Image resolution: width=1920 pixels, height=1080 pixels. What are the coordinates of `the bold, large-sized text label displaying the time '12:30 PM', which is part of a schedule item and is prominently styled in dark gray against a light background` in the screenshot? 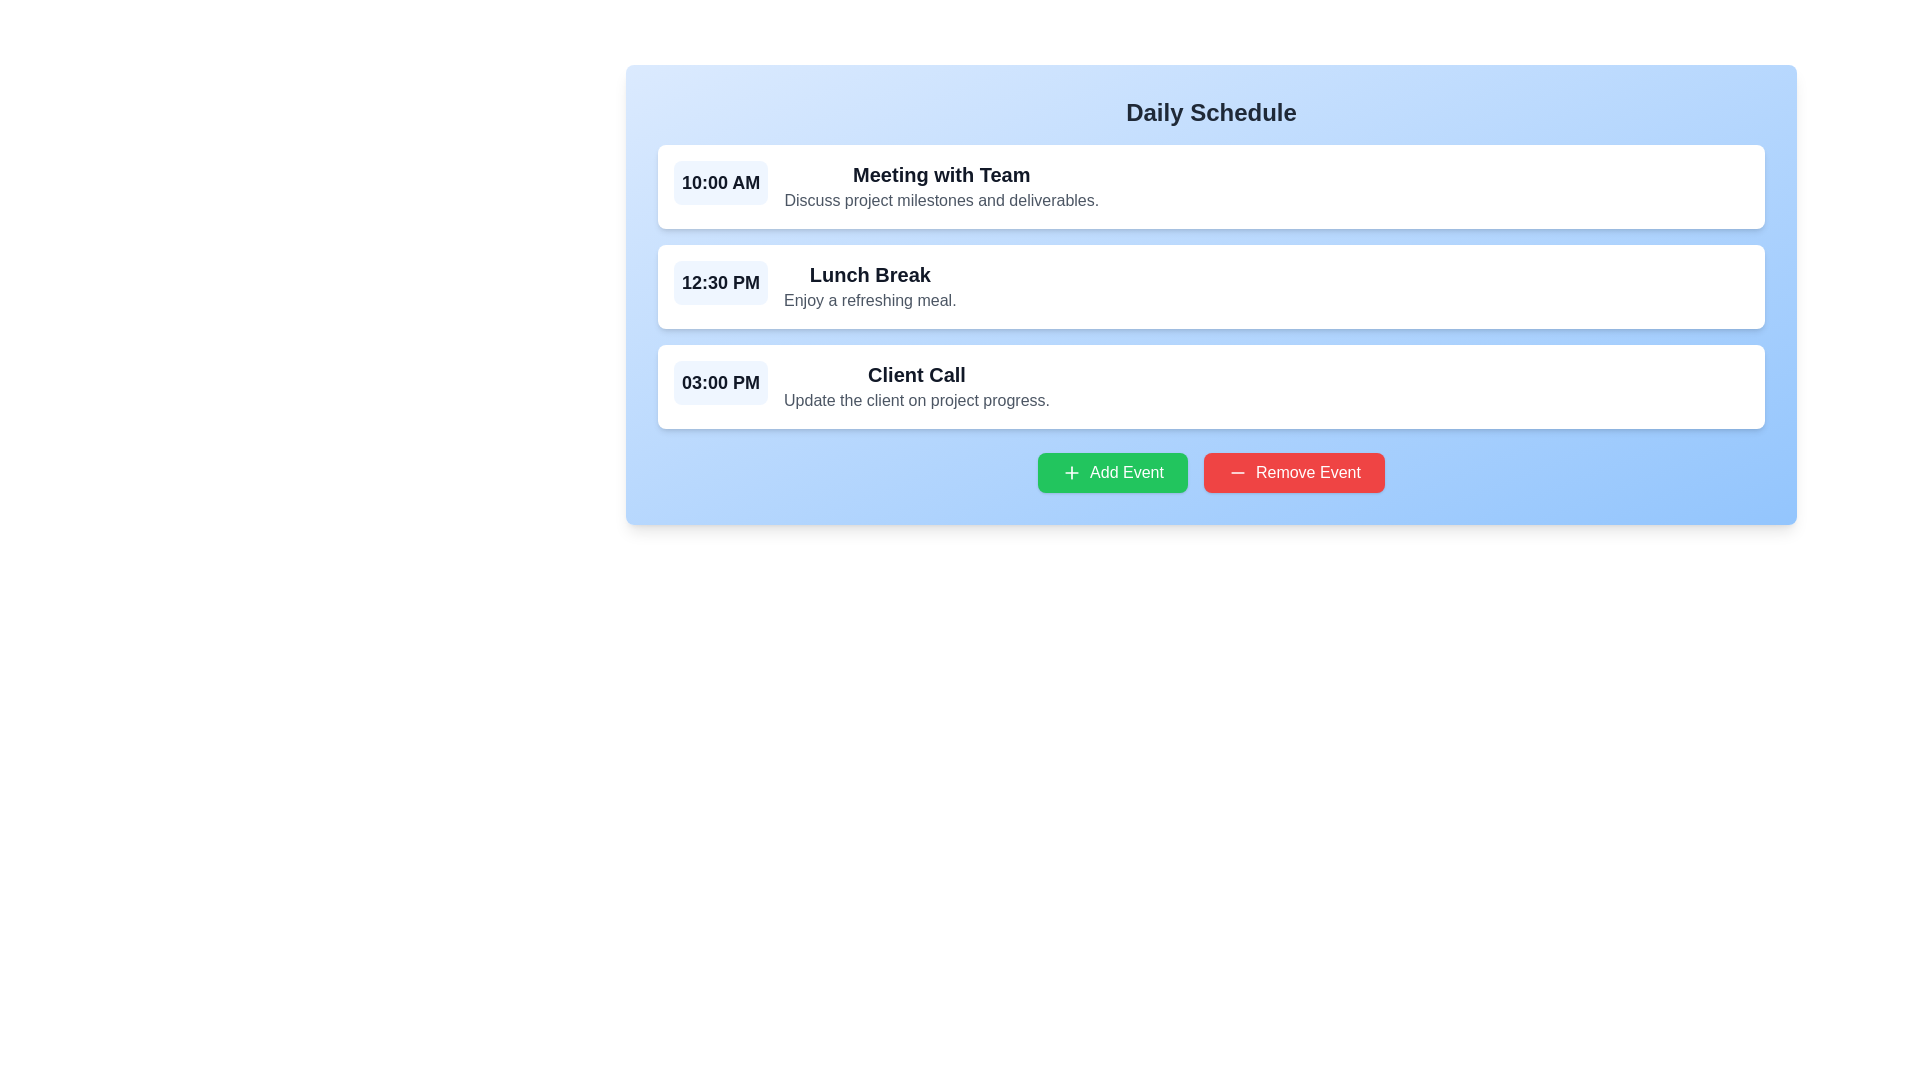 It's located at (720, 282).